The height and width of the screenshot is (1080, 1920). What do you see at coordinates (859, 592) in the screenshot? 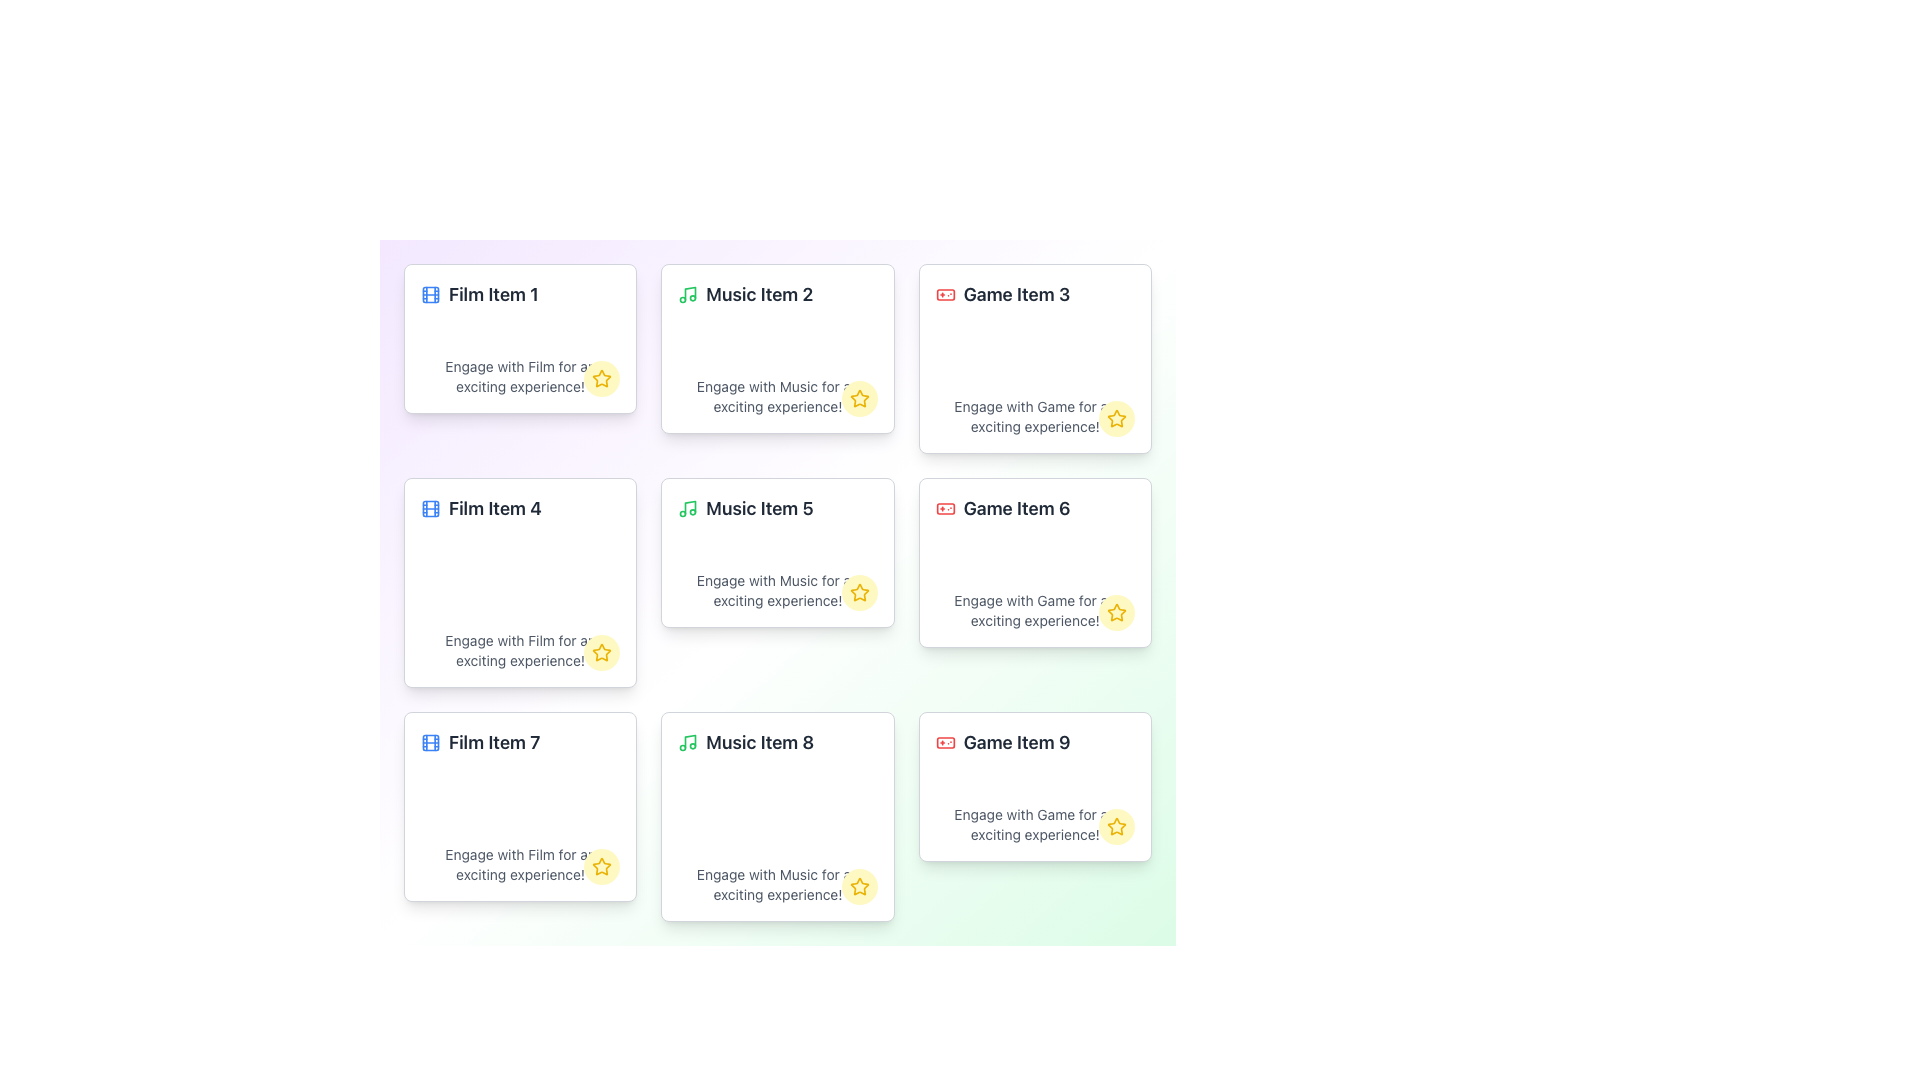
I see `the star icon button located at the bottom-right corner of the card, directly below the text 'Engage with Music for an exciting experience!'` at bounding box center [859, 592].